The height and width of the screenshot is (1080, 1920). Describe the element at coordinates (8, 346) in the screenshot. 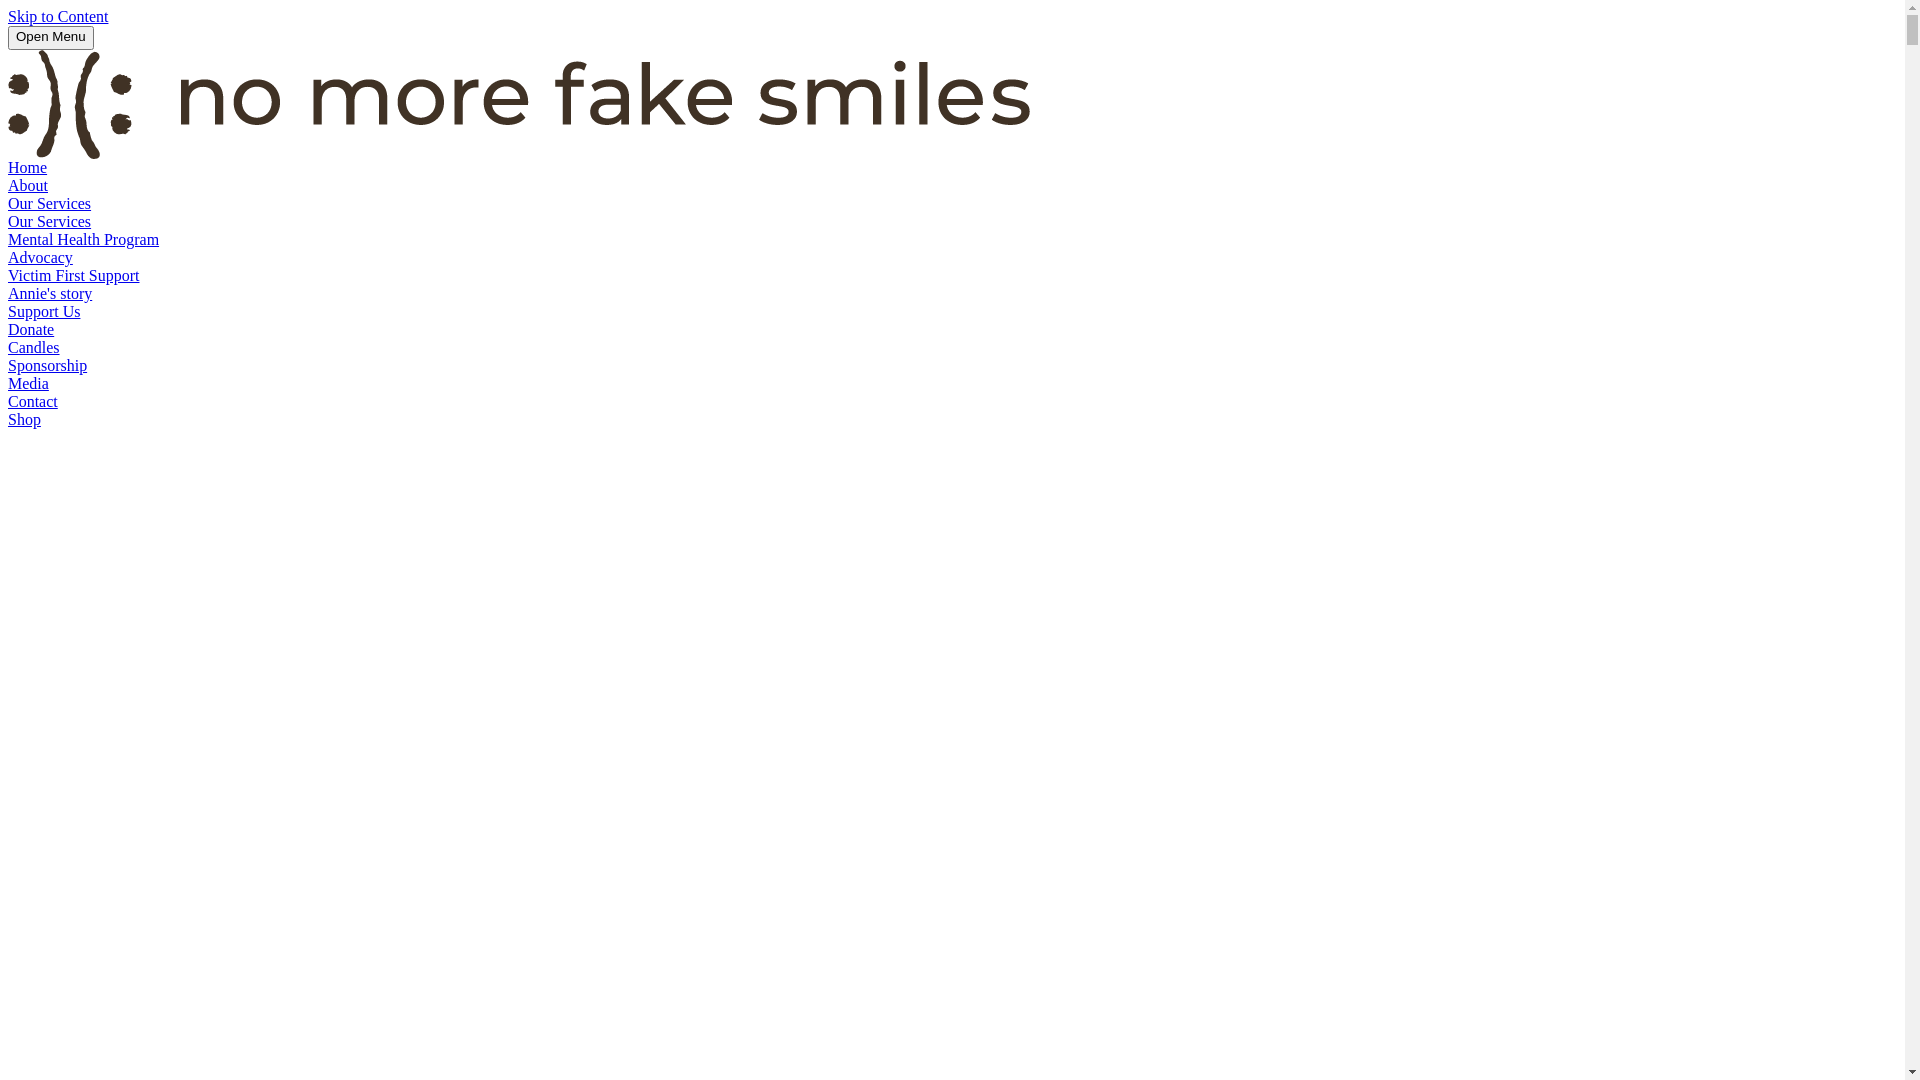

I see `'Candles'` at that location.